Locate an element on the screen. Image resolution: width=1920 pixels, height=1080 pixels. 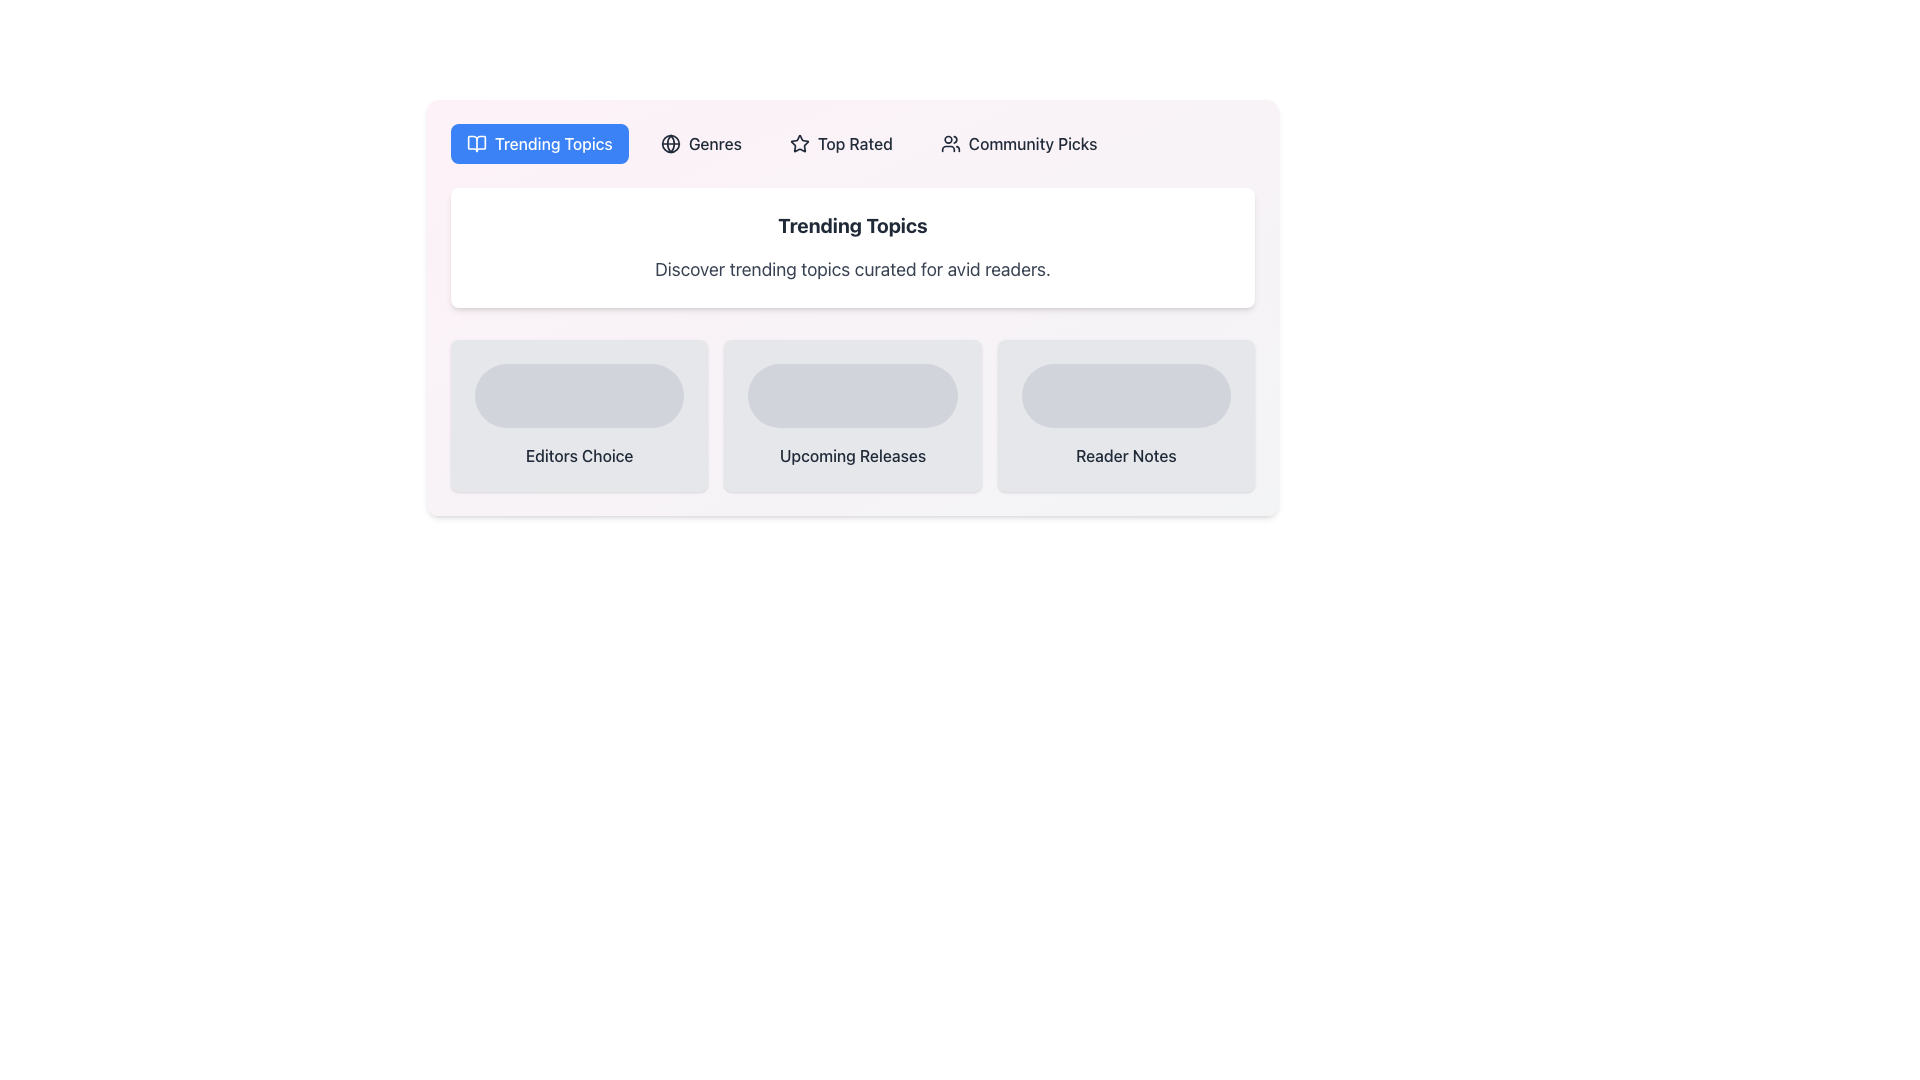
the Decorative element (possibly a placeholder) that enhances the design of the 'Editors Choice' card, located centrally within it is located at coordinates (578, 396).